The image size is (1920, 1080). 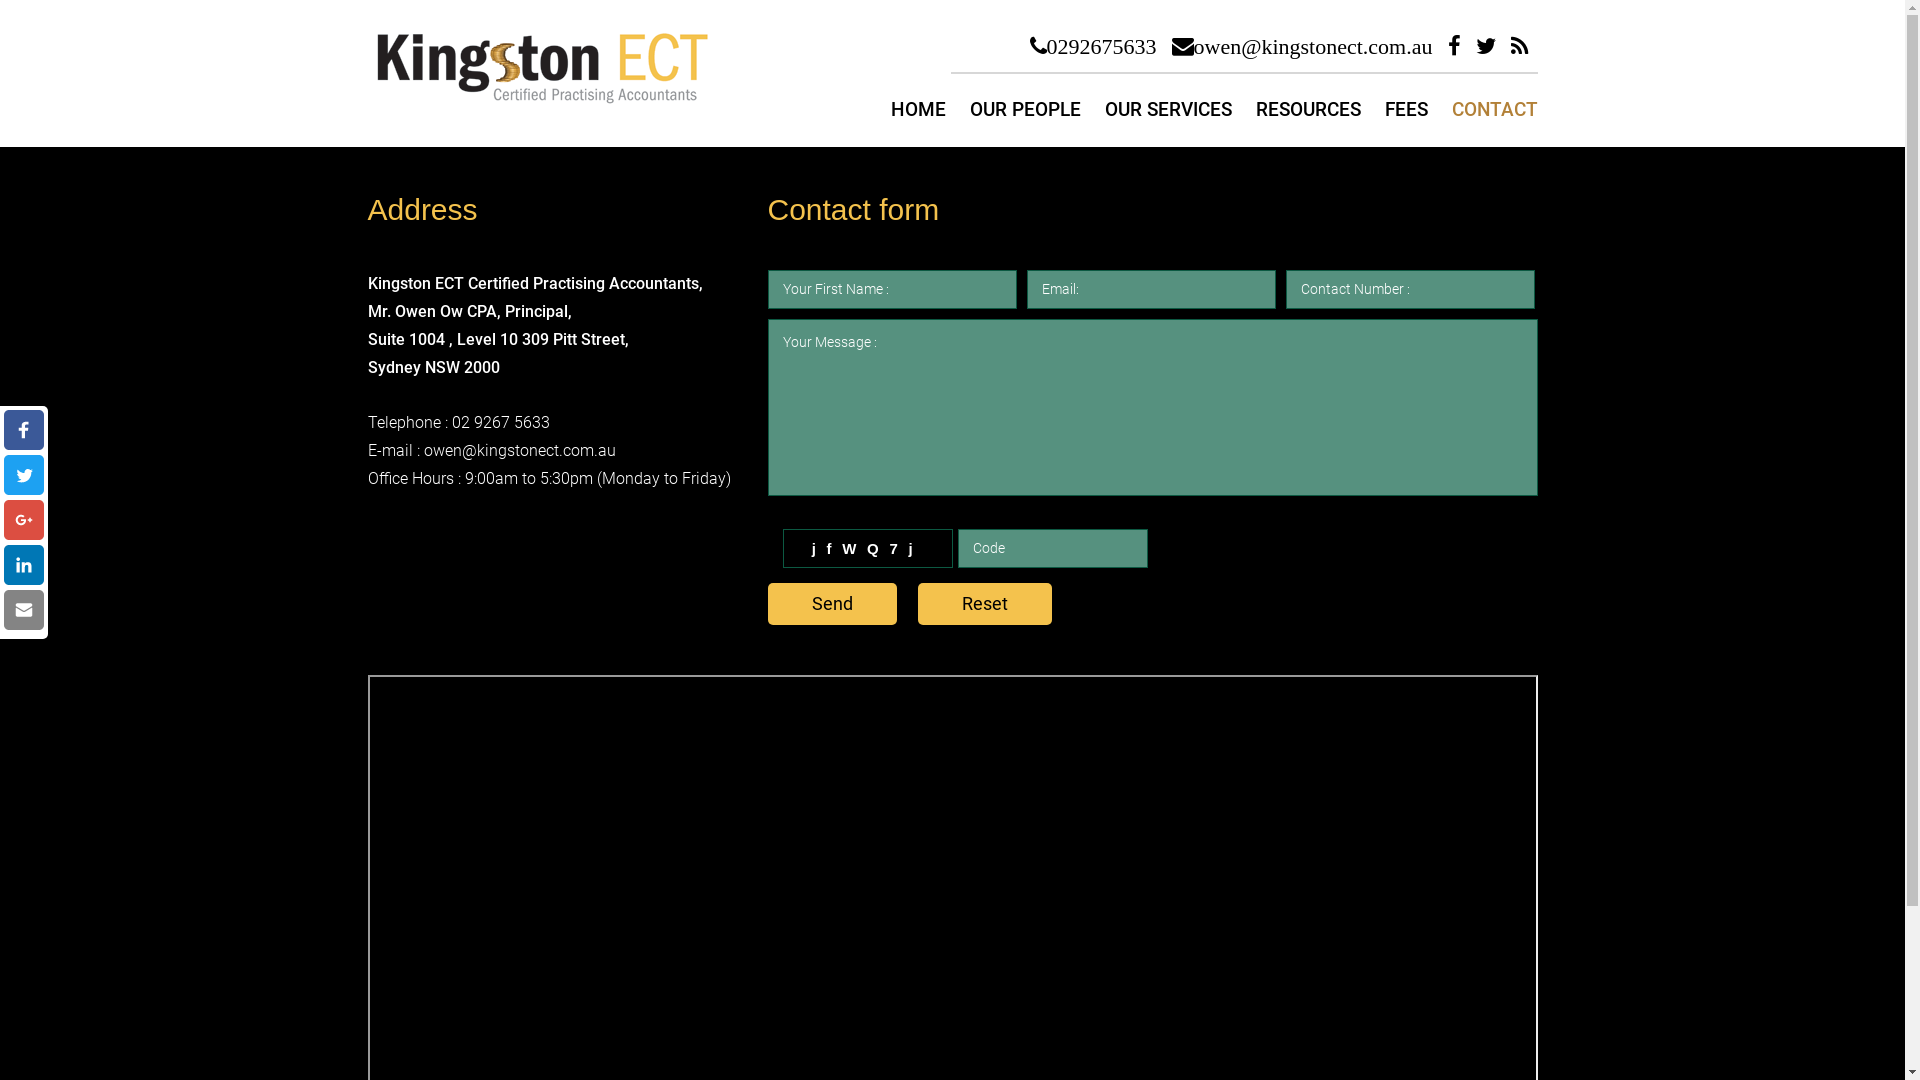 I want to click on 'HOME', so click(x=916, y=109).